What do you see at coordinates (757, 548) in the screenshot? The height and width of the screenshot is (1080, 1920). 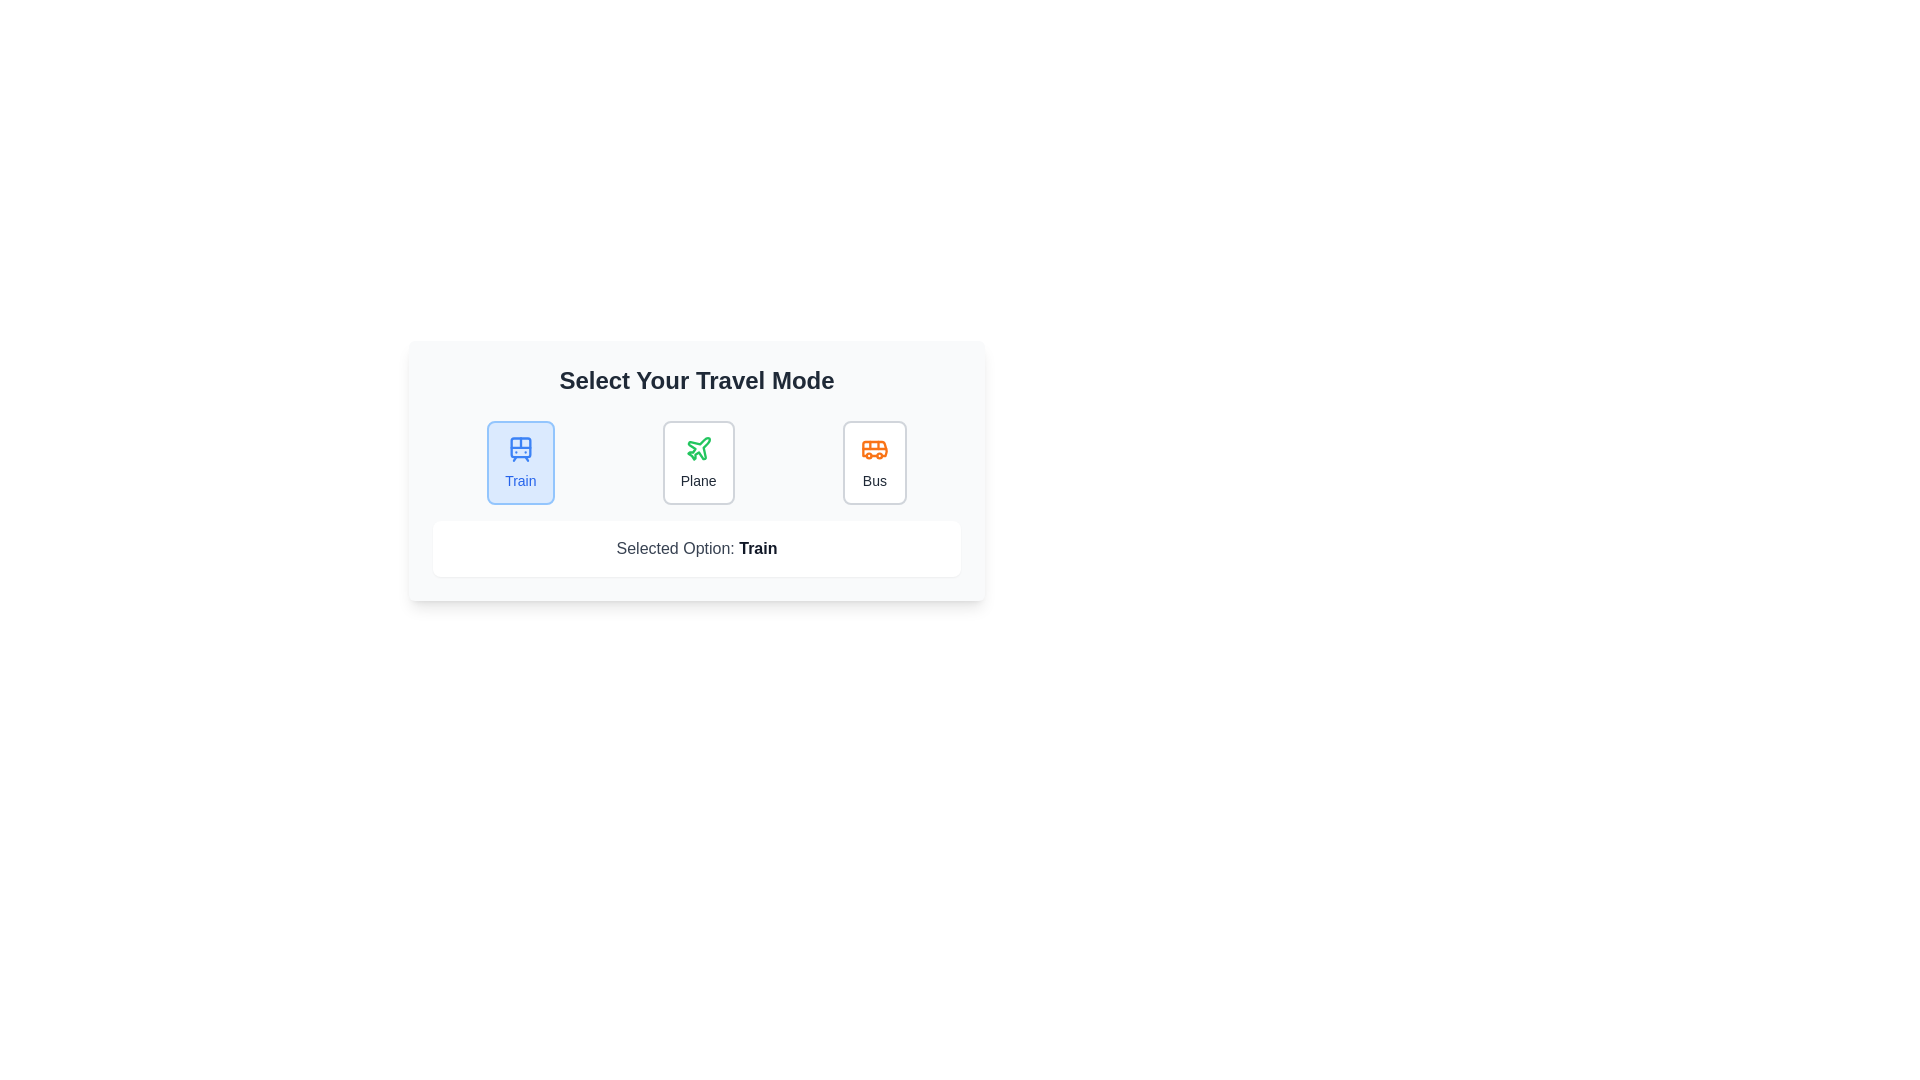 I see `bold text label displaying 'Train', which is part of the sentence 'Selected Option: Train' and is located at the end of that sentence` at bounding box center [757, 548].